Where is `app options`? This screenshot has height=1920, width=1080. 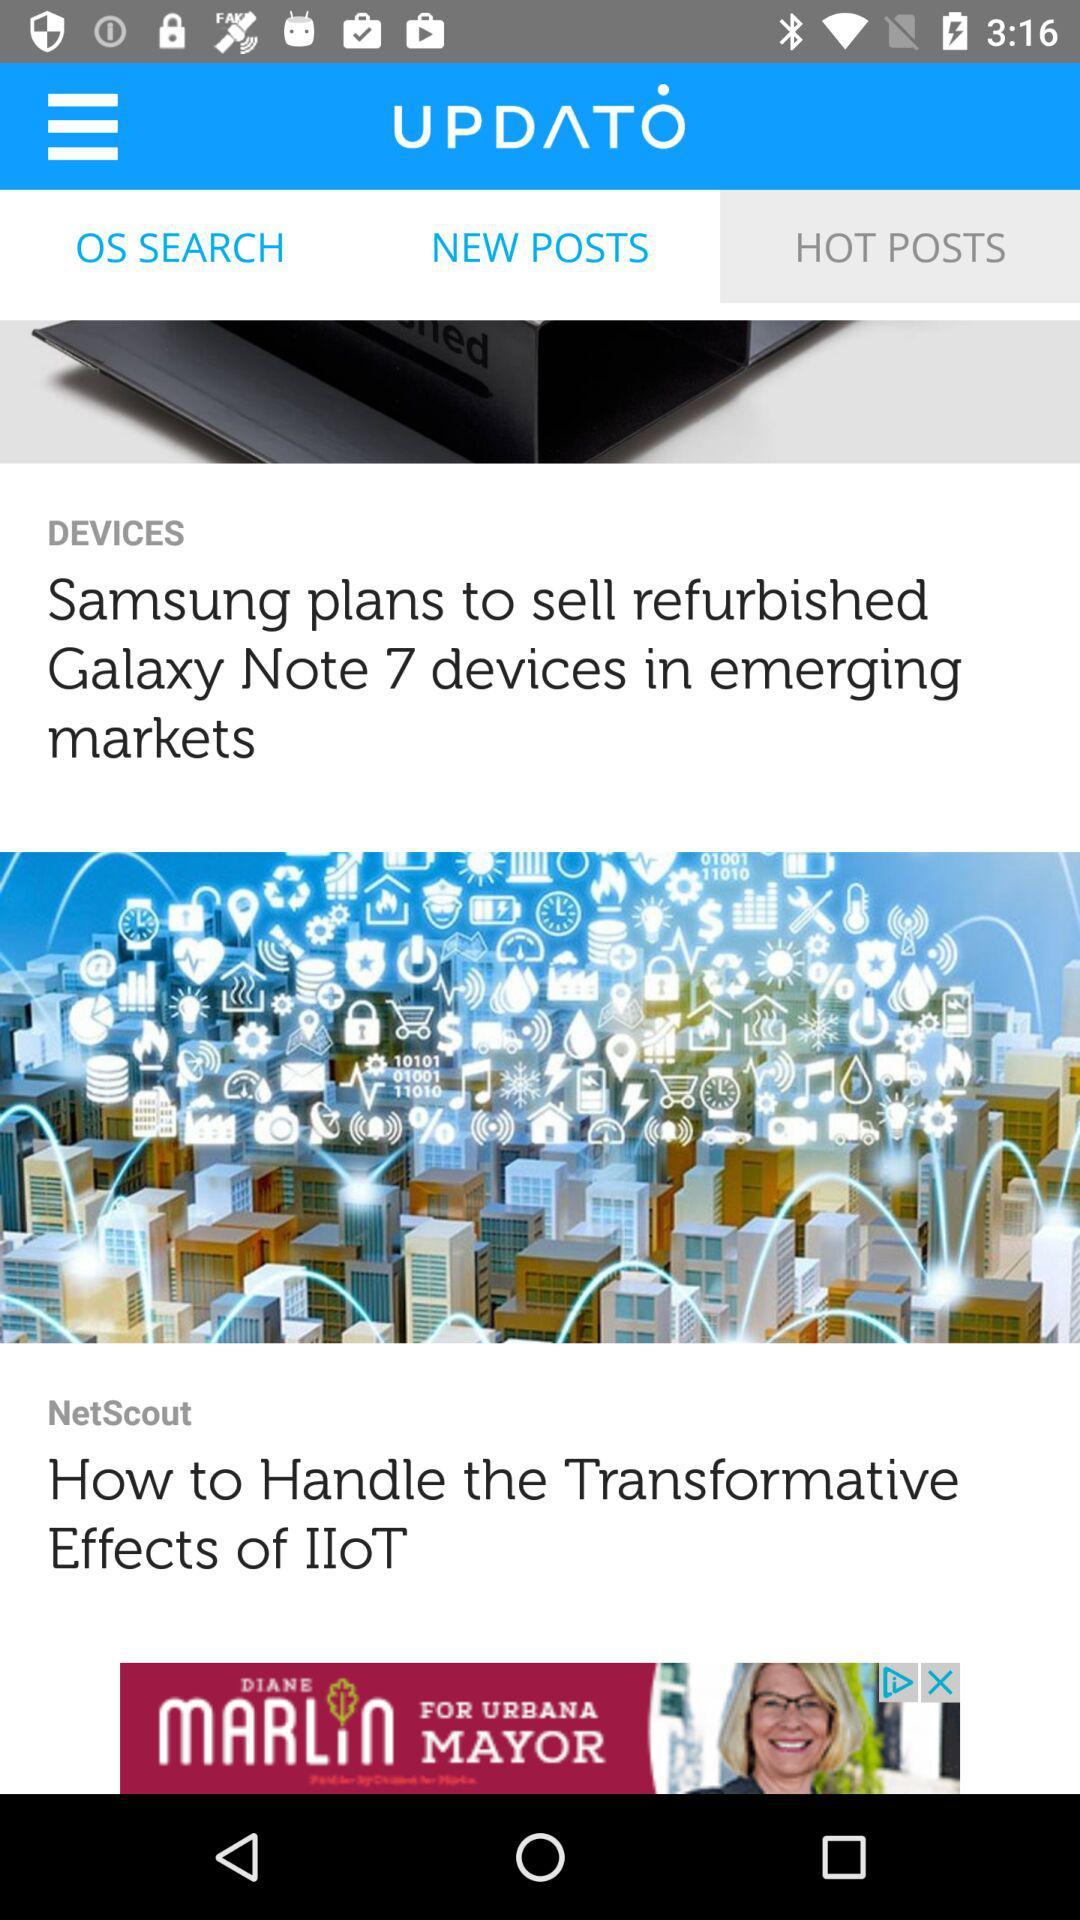 app options is located at coordinates (81, 125).